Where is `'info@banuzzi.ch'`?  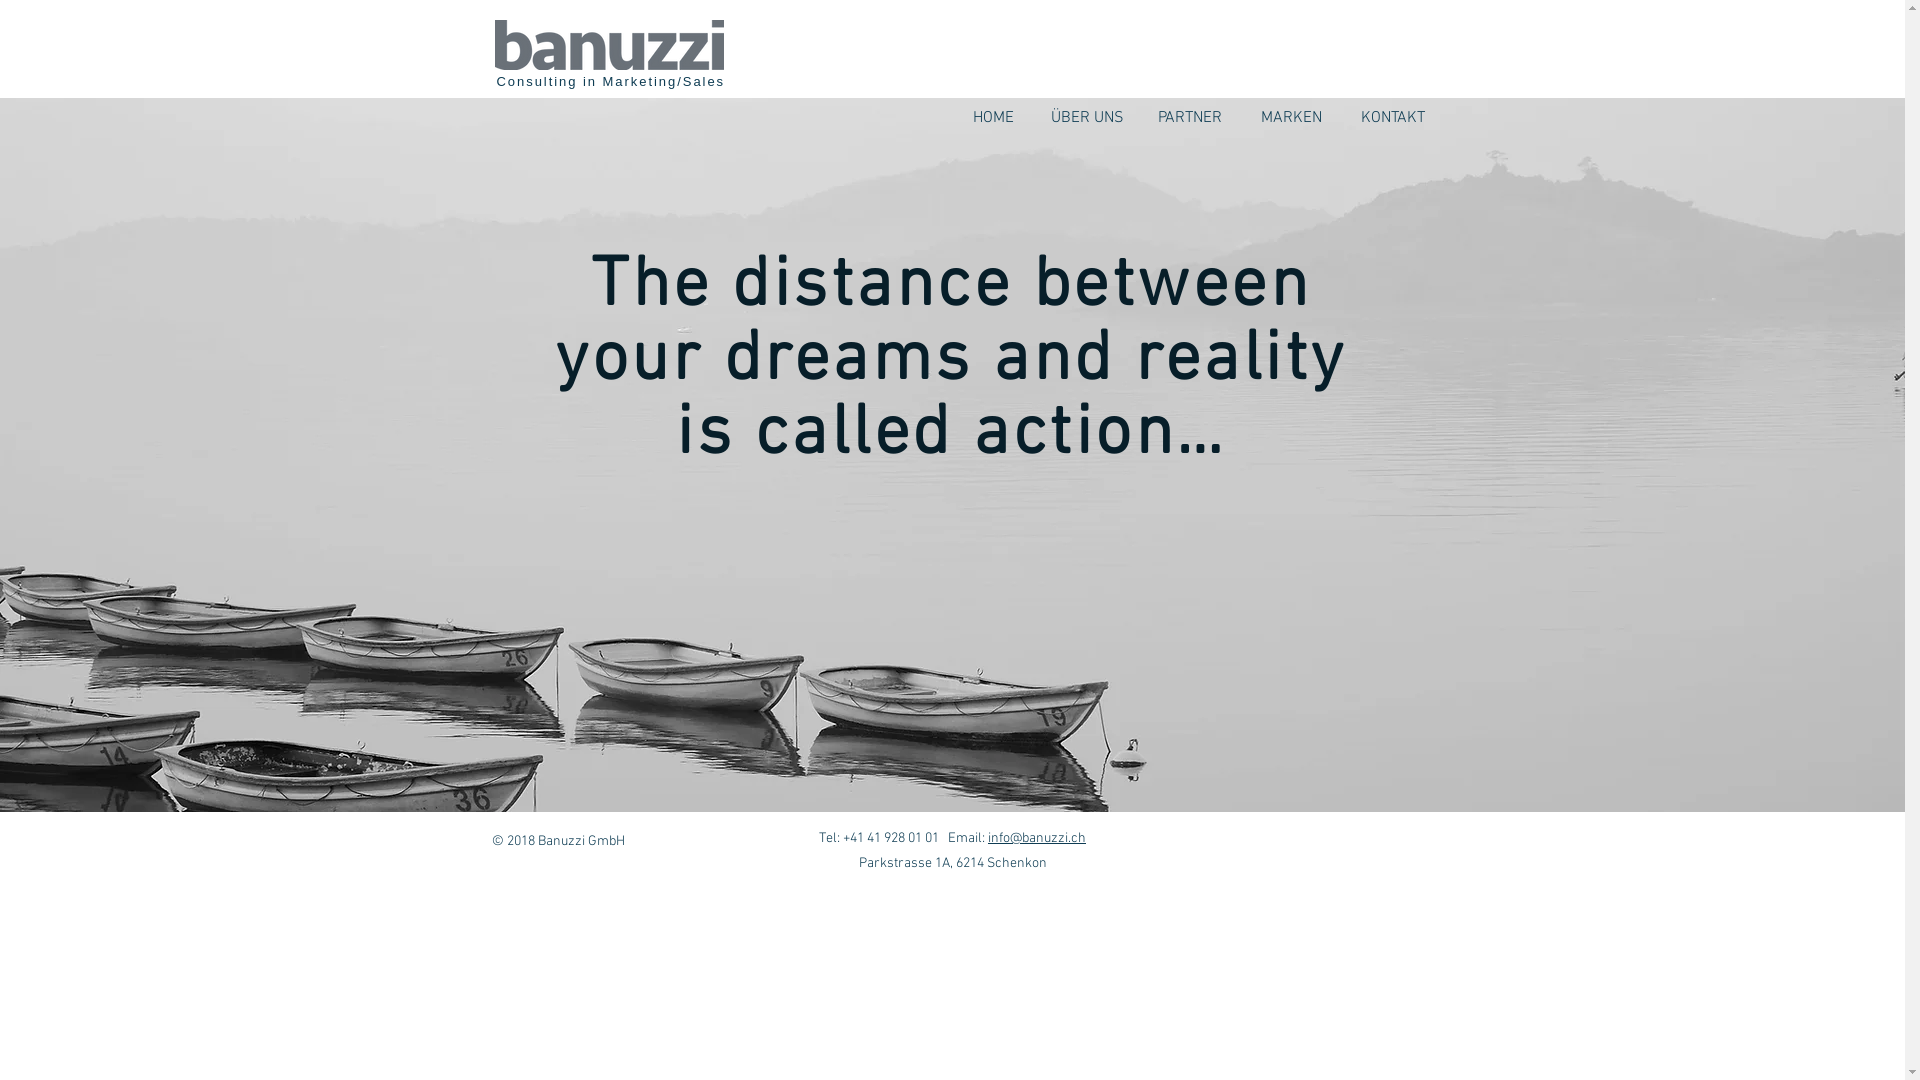 'info@banuzzi.ch' is located at coordinates (1036, 838).